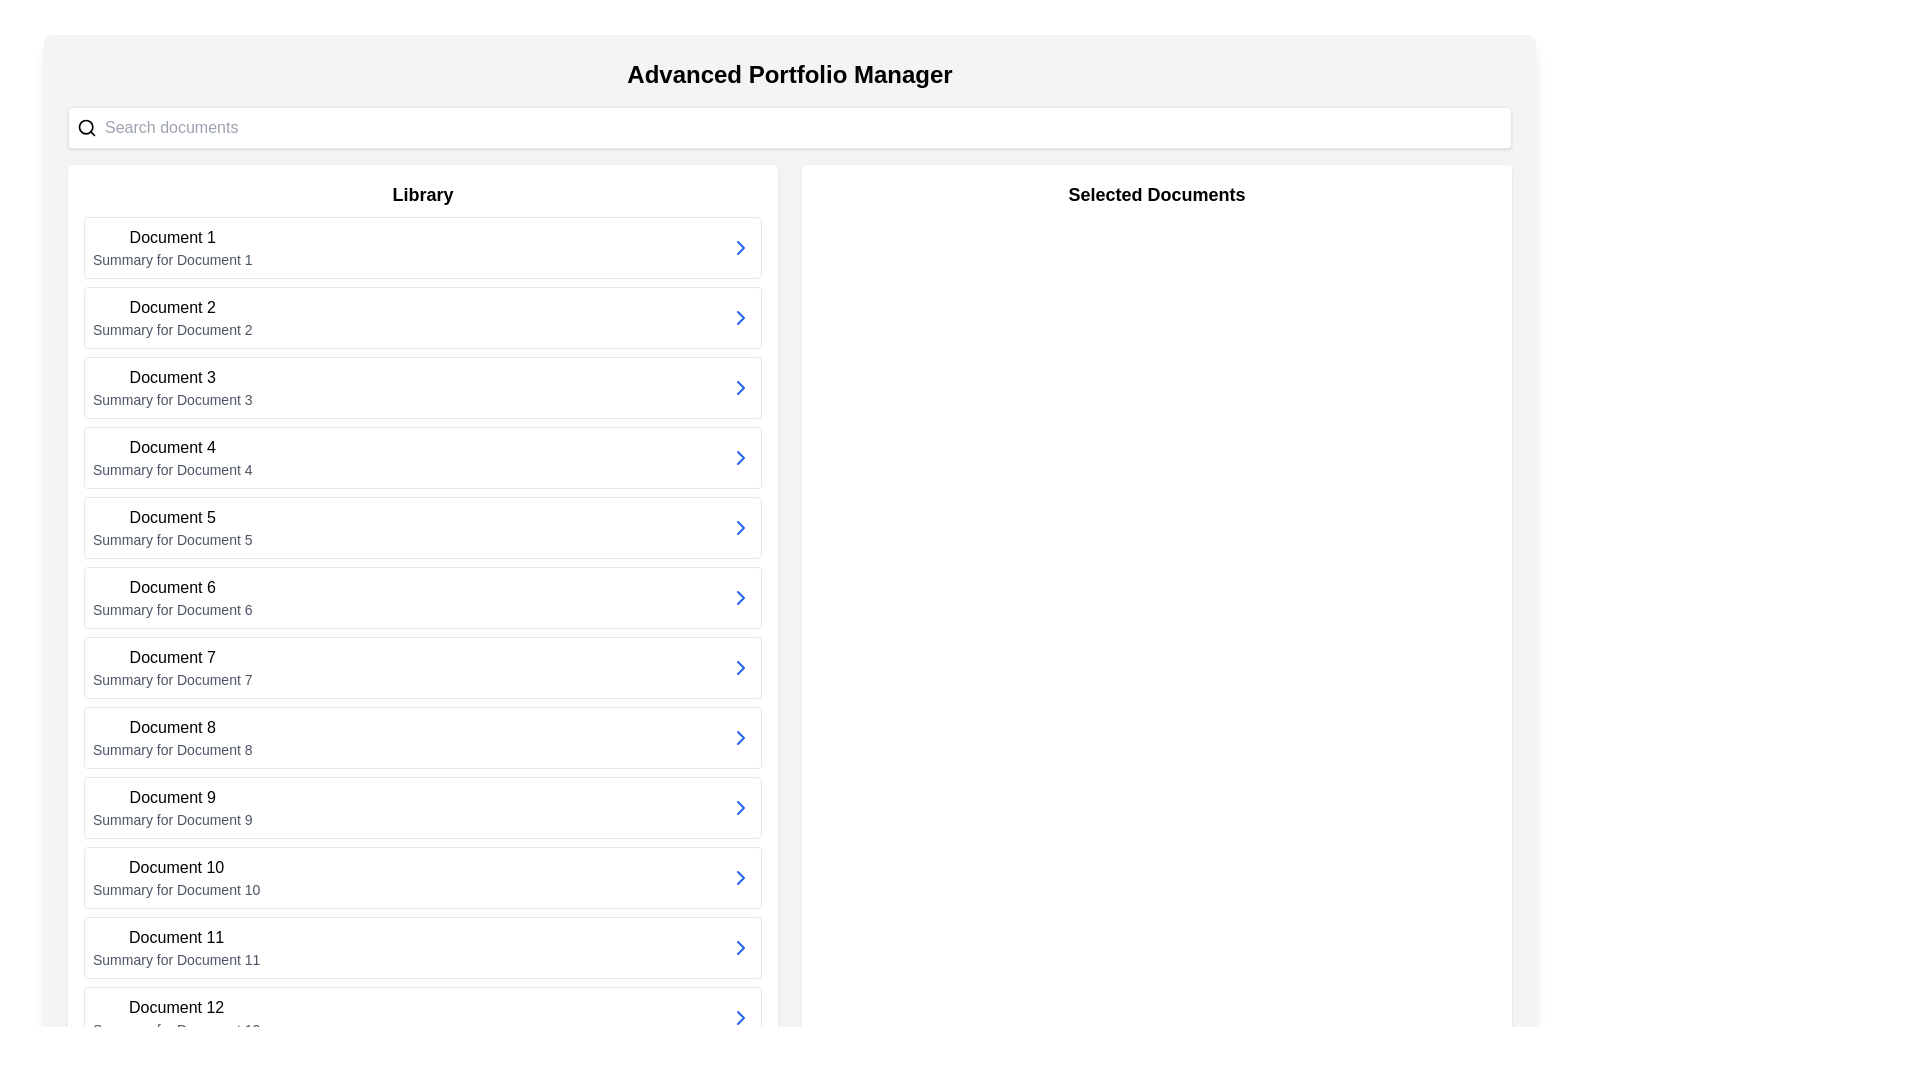  What do you see at coordinates (421, 388) in the screenshot?
I see `the list item titled 'Document 3' in the Library section` at bounding box center [421, 388].